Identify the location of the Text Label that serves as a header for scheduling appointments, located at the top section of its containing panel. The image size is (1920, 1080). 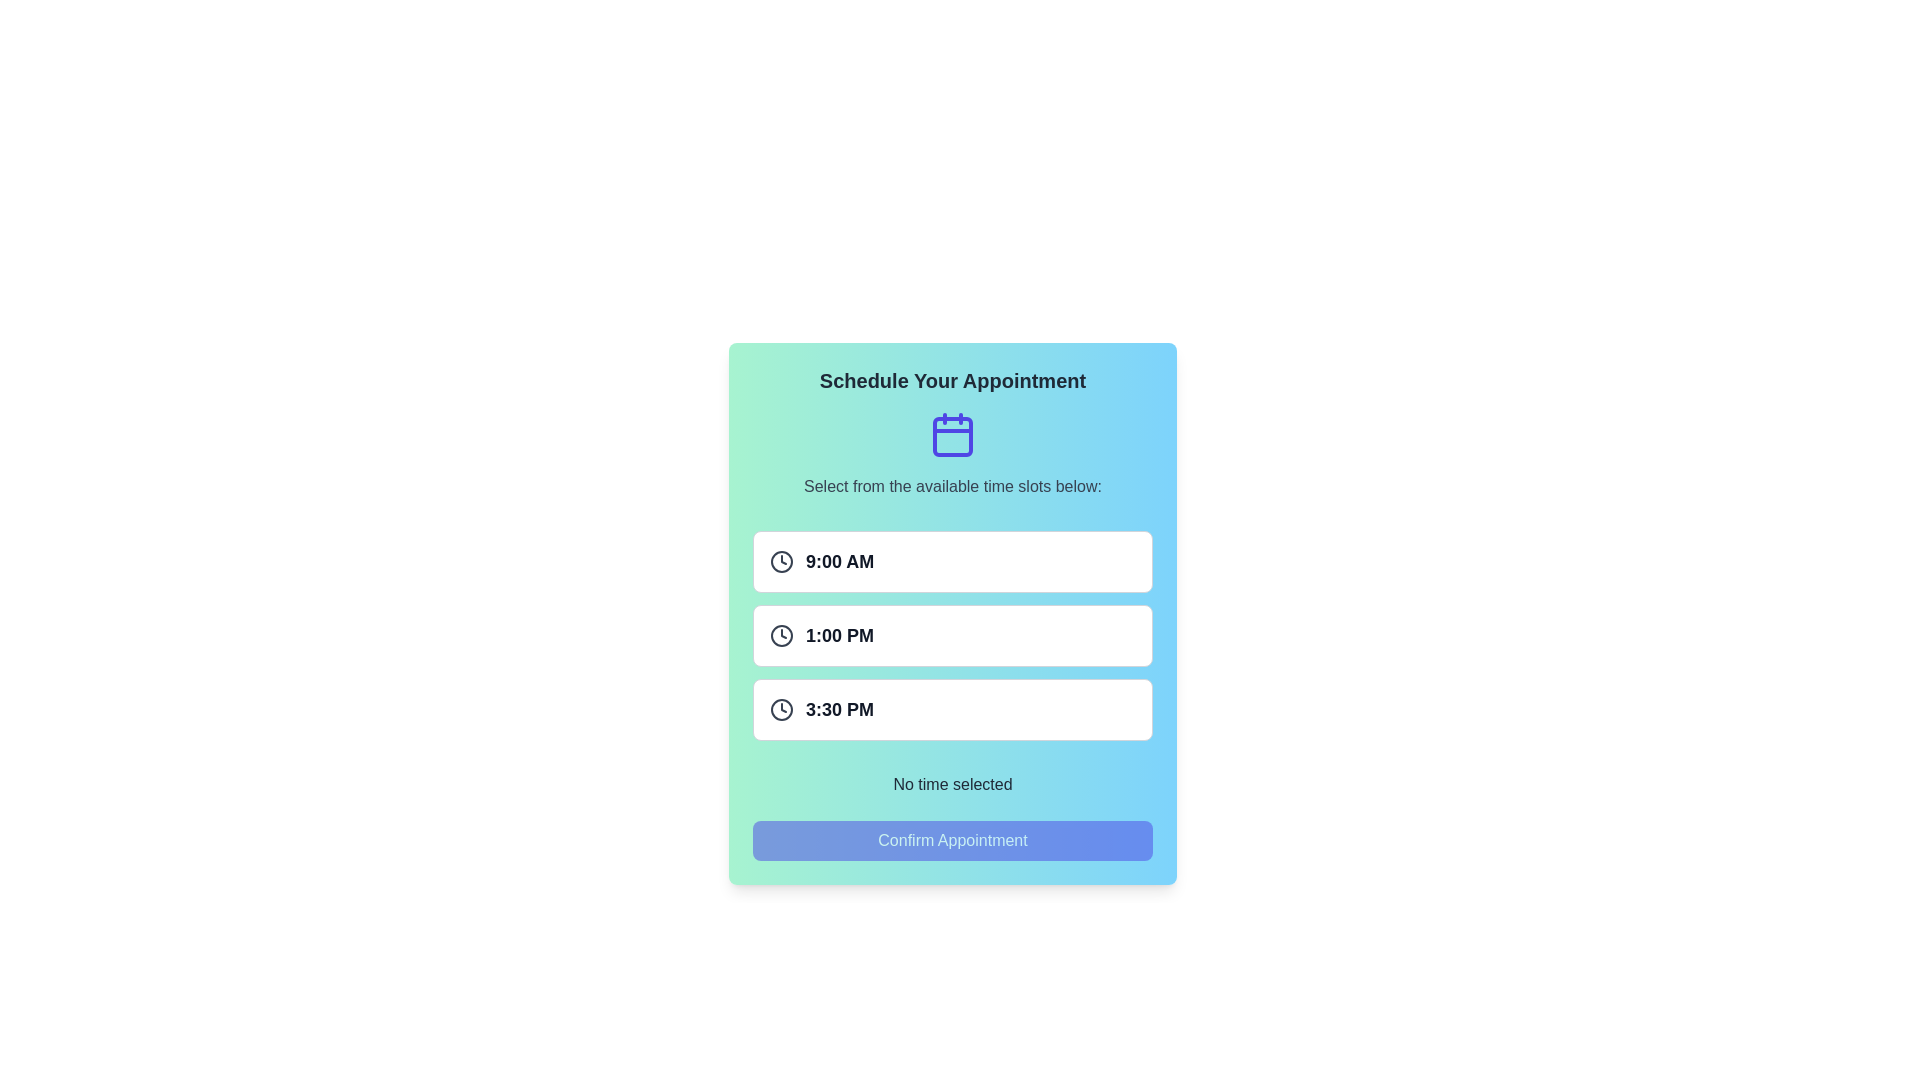
(952, 381).